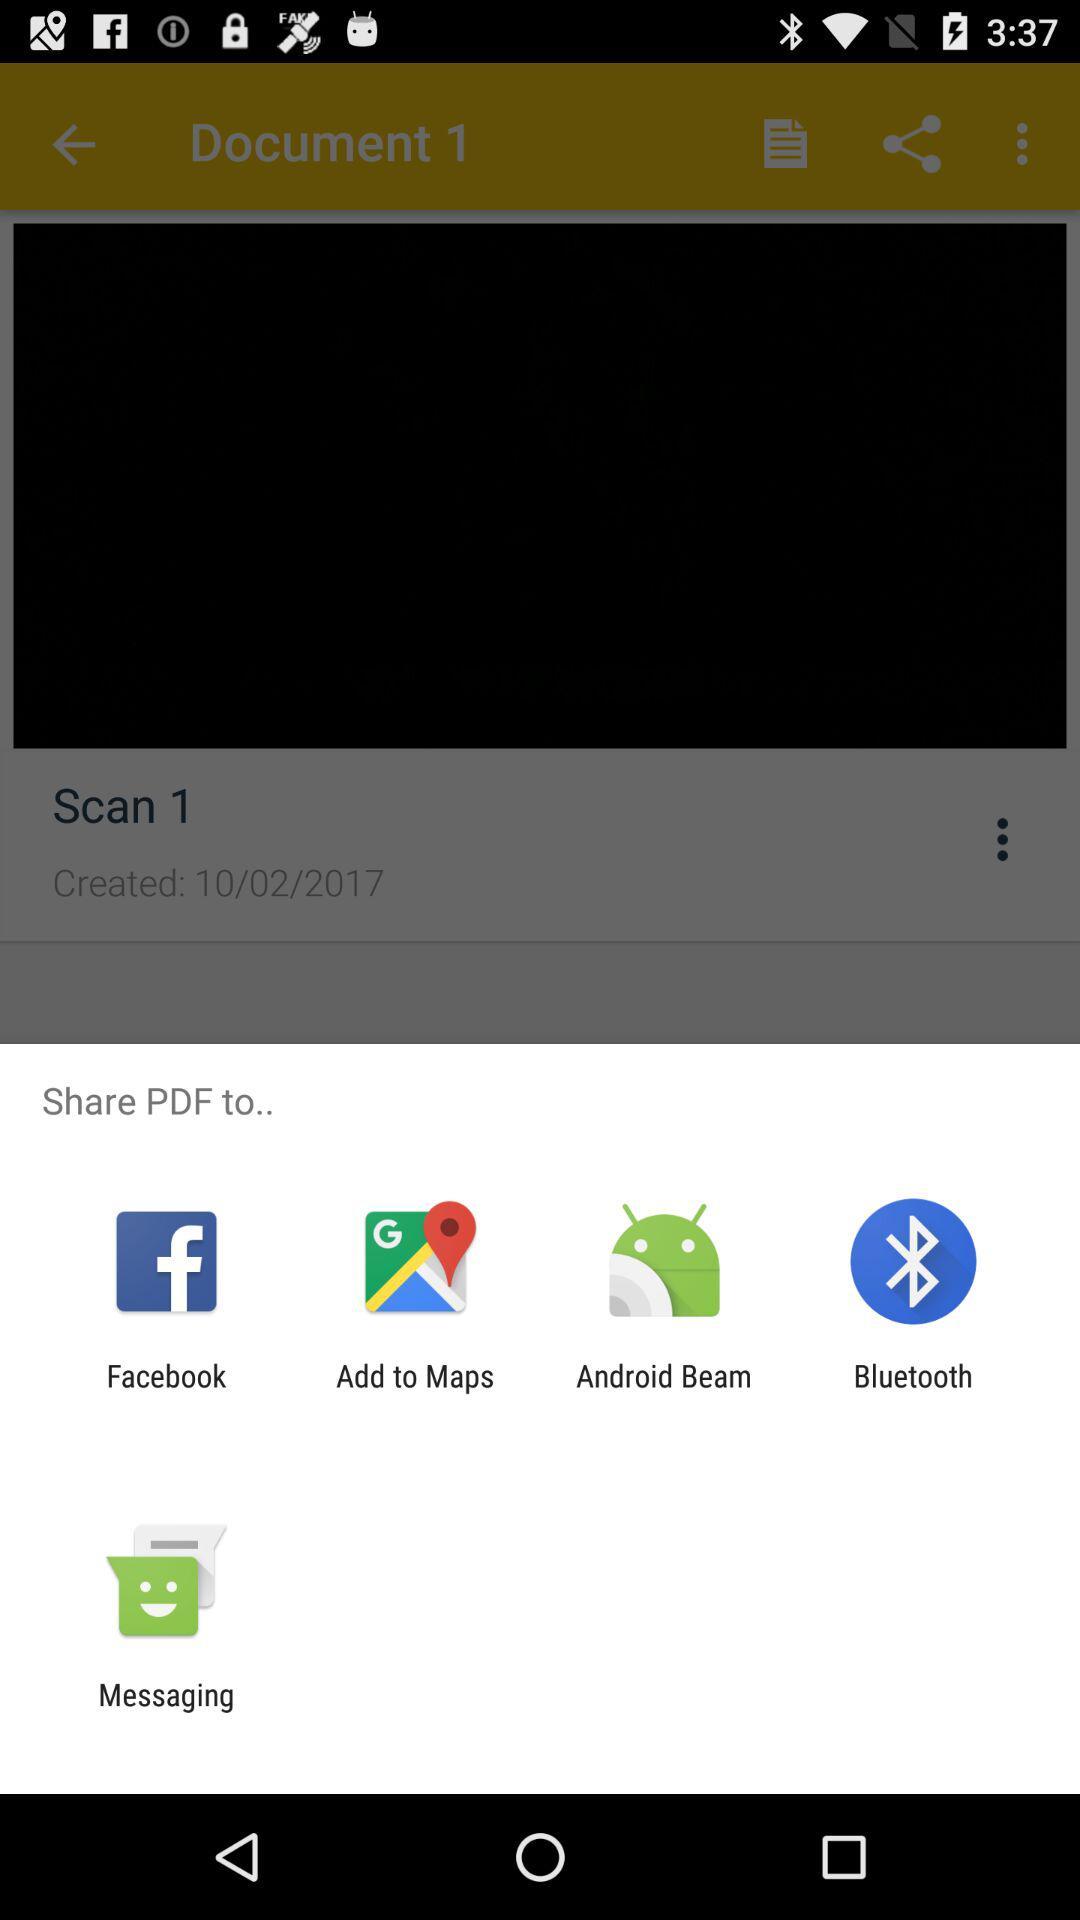 This screenshot has height=1920, width=1080. I want to click on facebook app, so click(165, 1392).